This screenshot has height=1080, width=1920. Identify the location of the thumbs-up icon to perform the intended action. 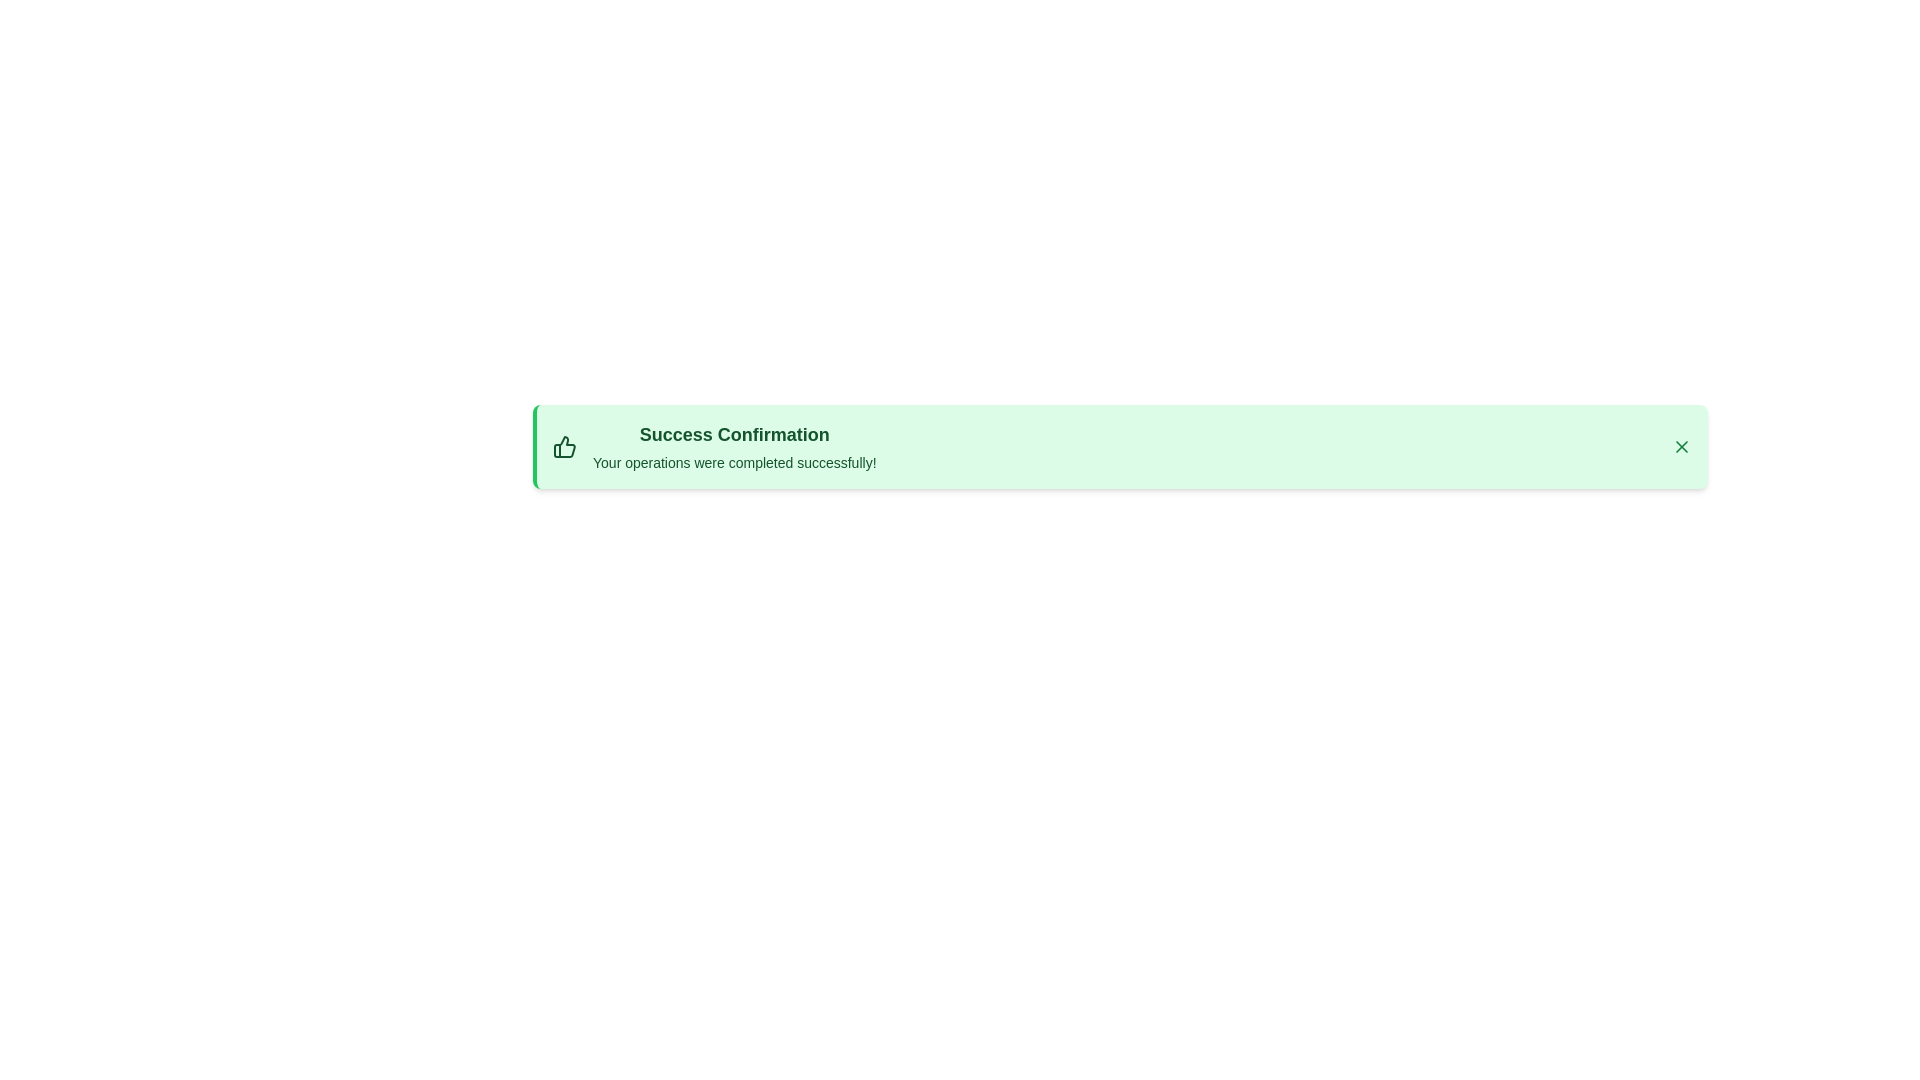
(564, 446).